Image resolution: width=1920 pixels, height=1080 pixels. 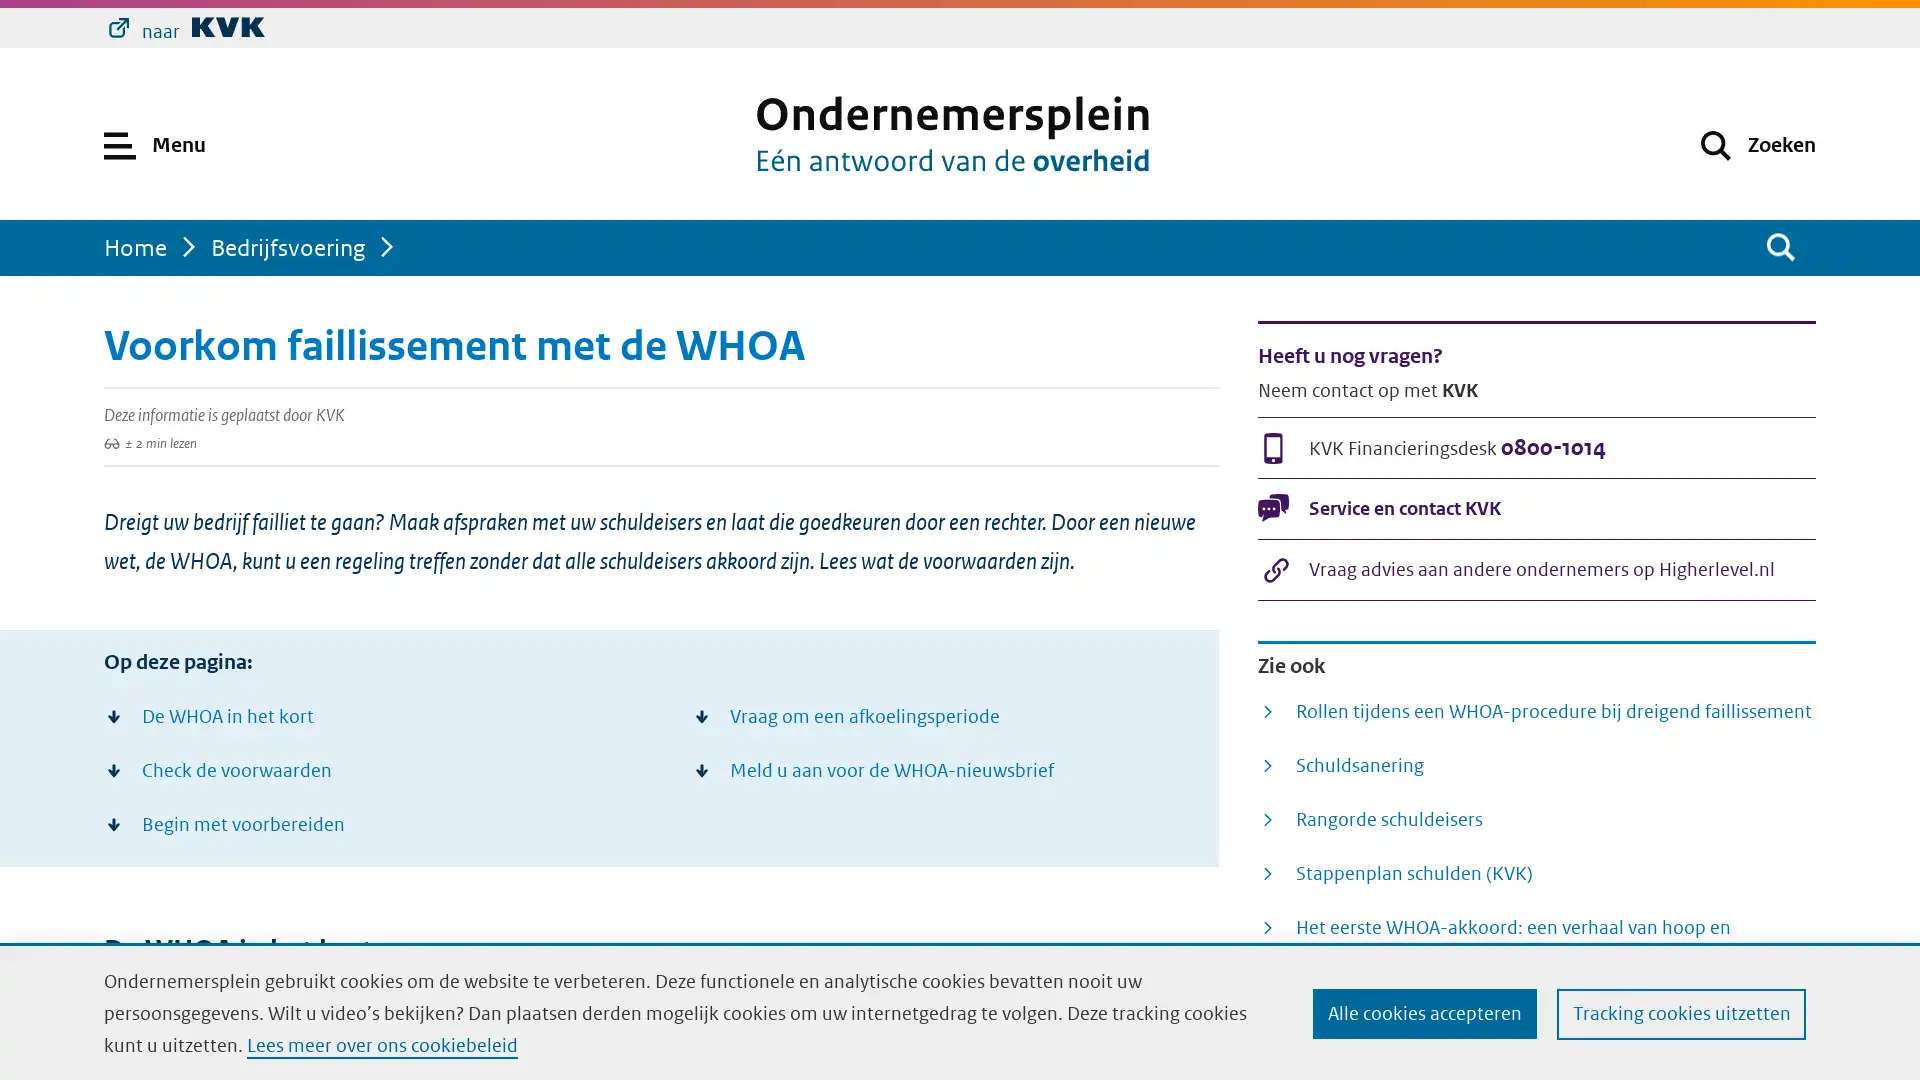 I want to click on Alle cookies accepteren, so click(x=1424, y=1011).